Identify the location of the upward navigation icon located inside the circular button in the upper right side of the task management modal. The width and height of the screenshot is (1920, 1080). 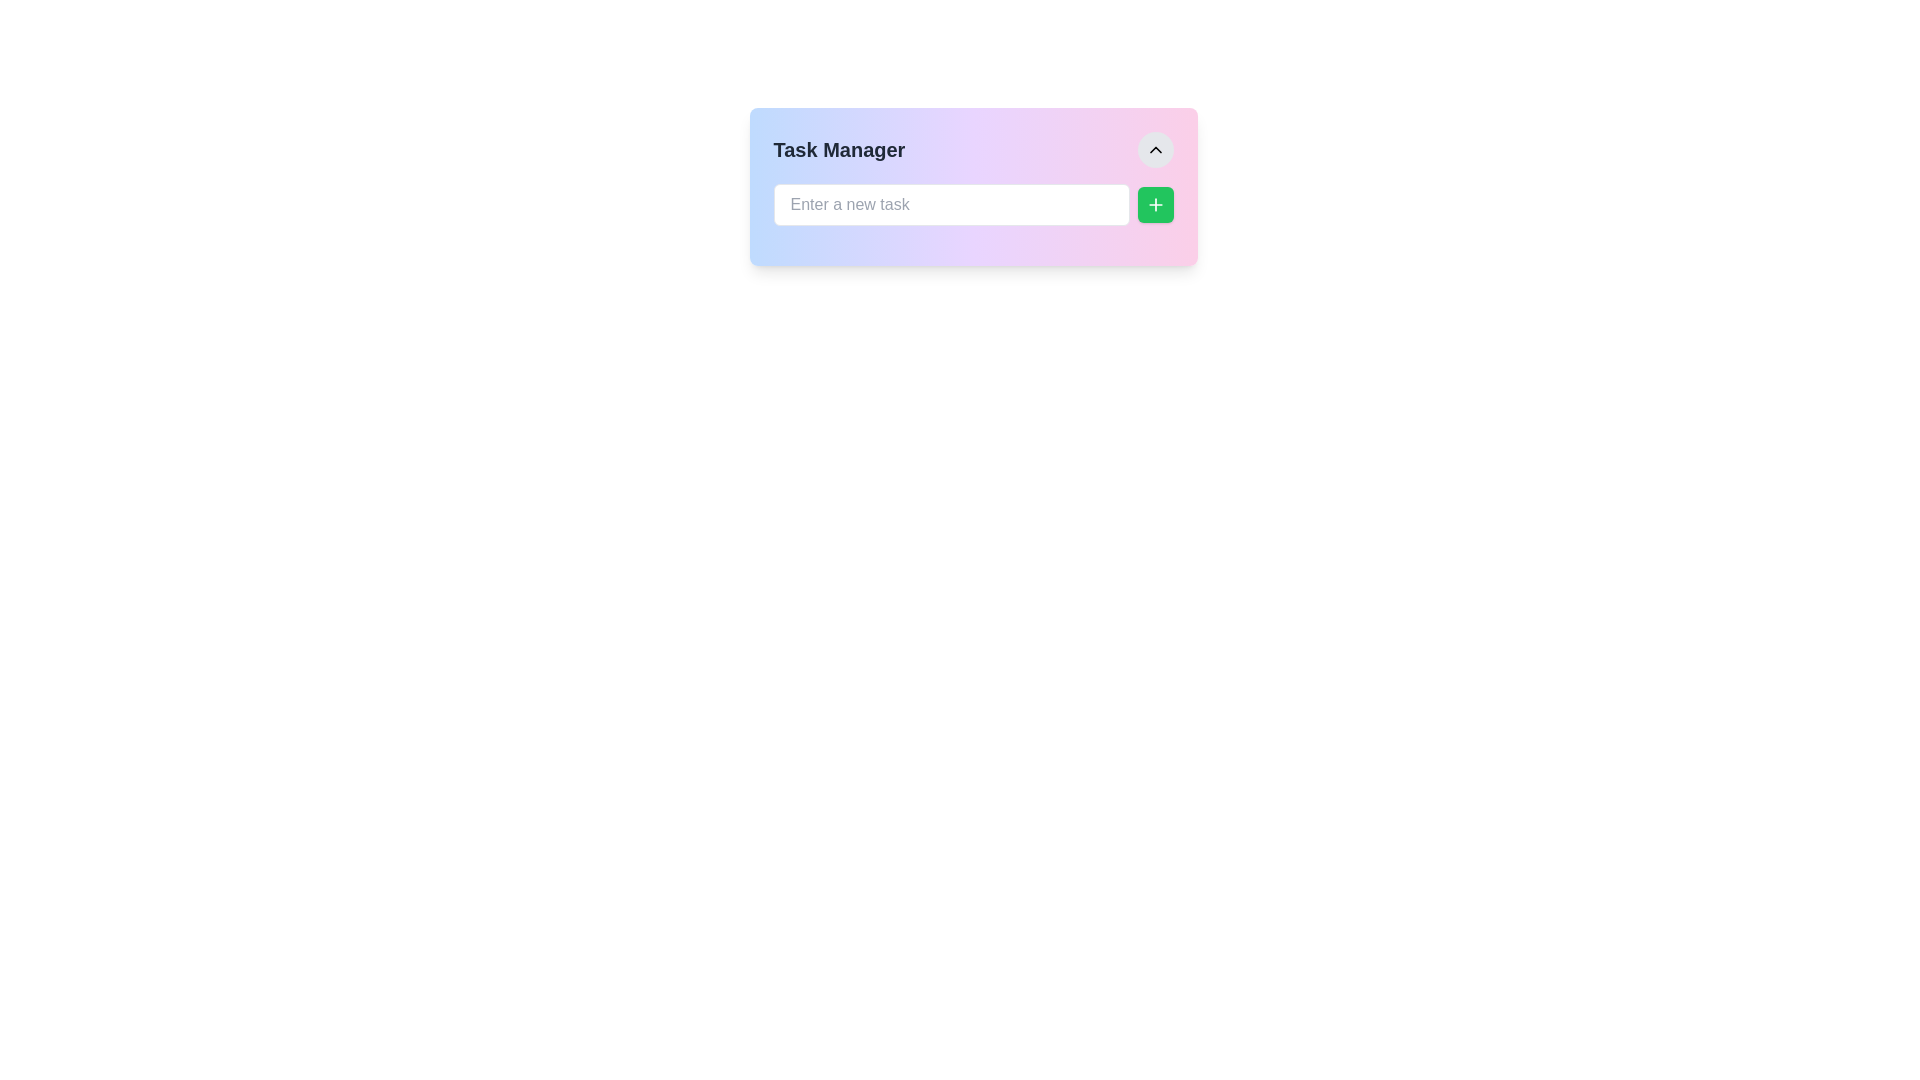
(1155, 149).